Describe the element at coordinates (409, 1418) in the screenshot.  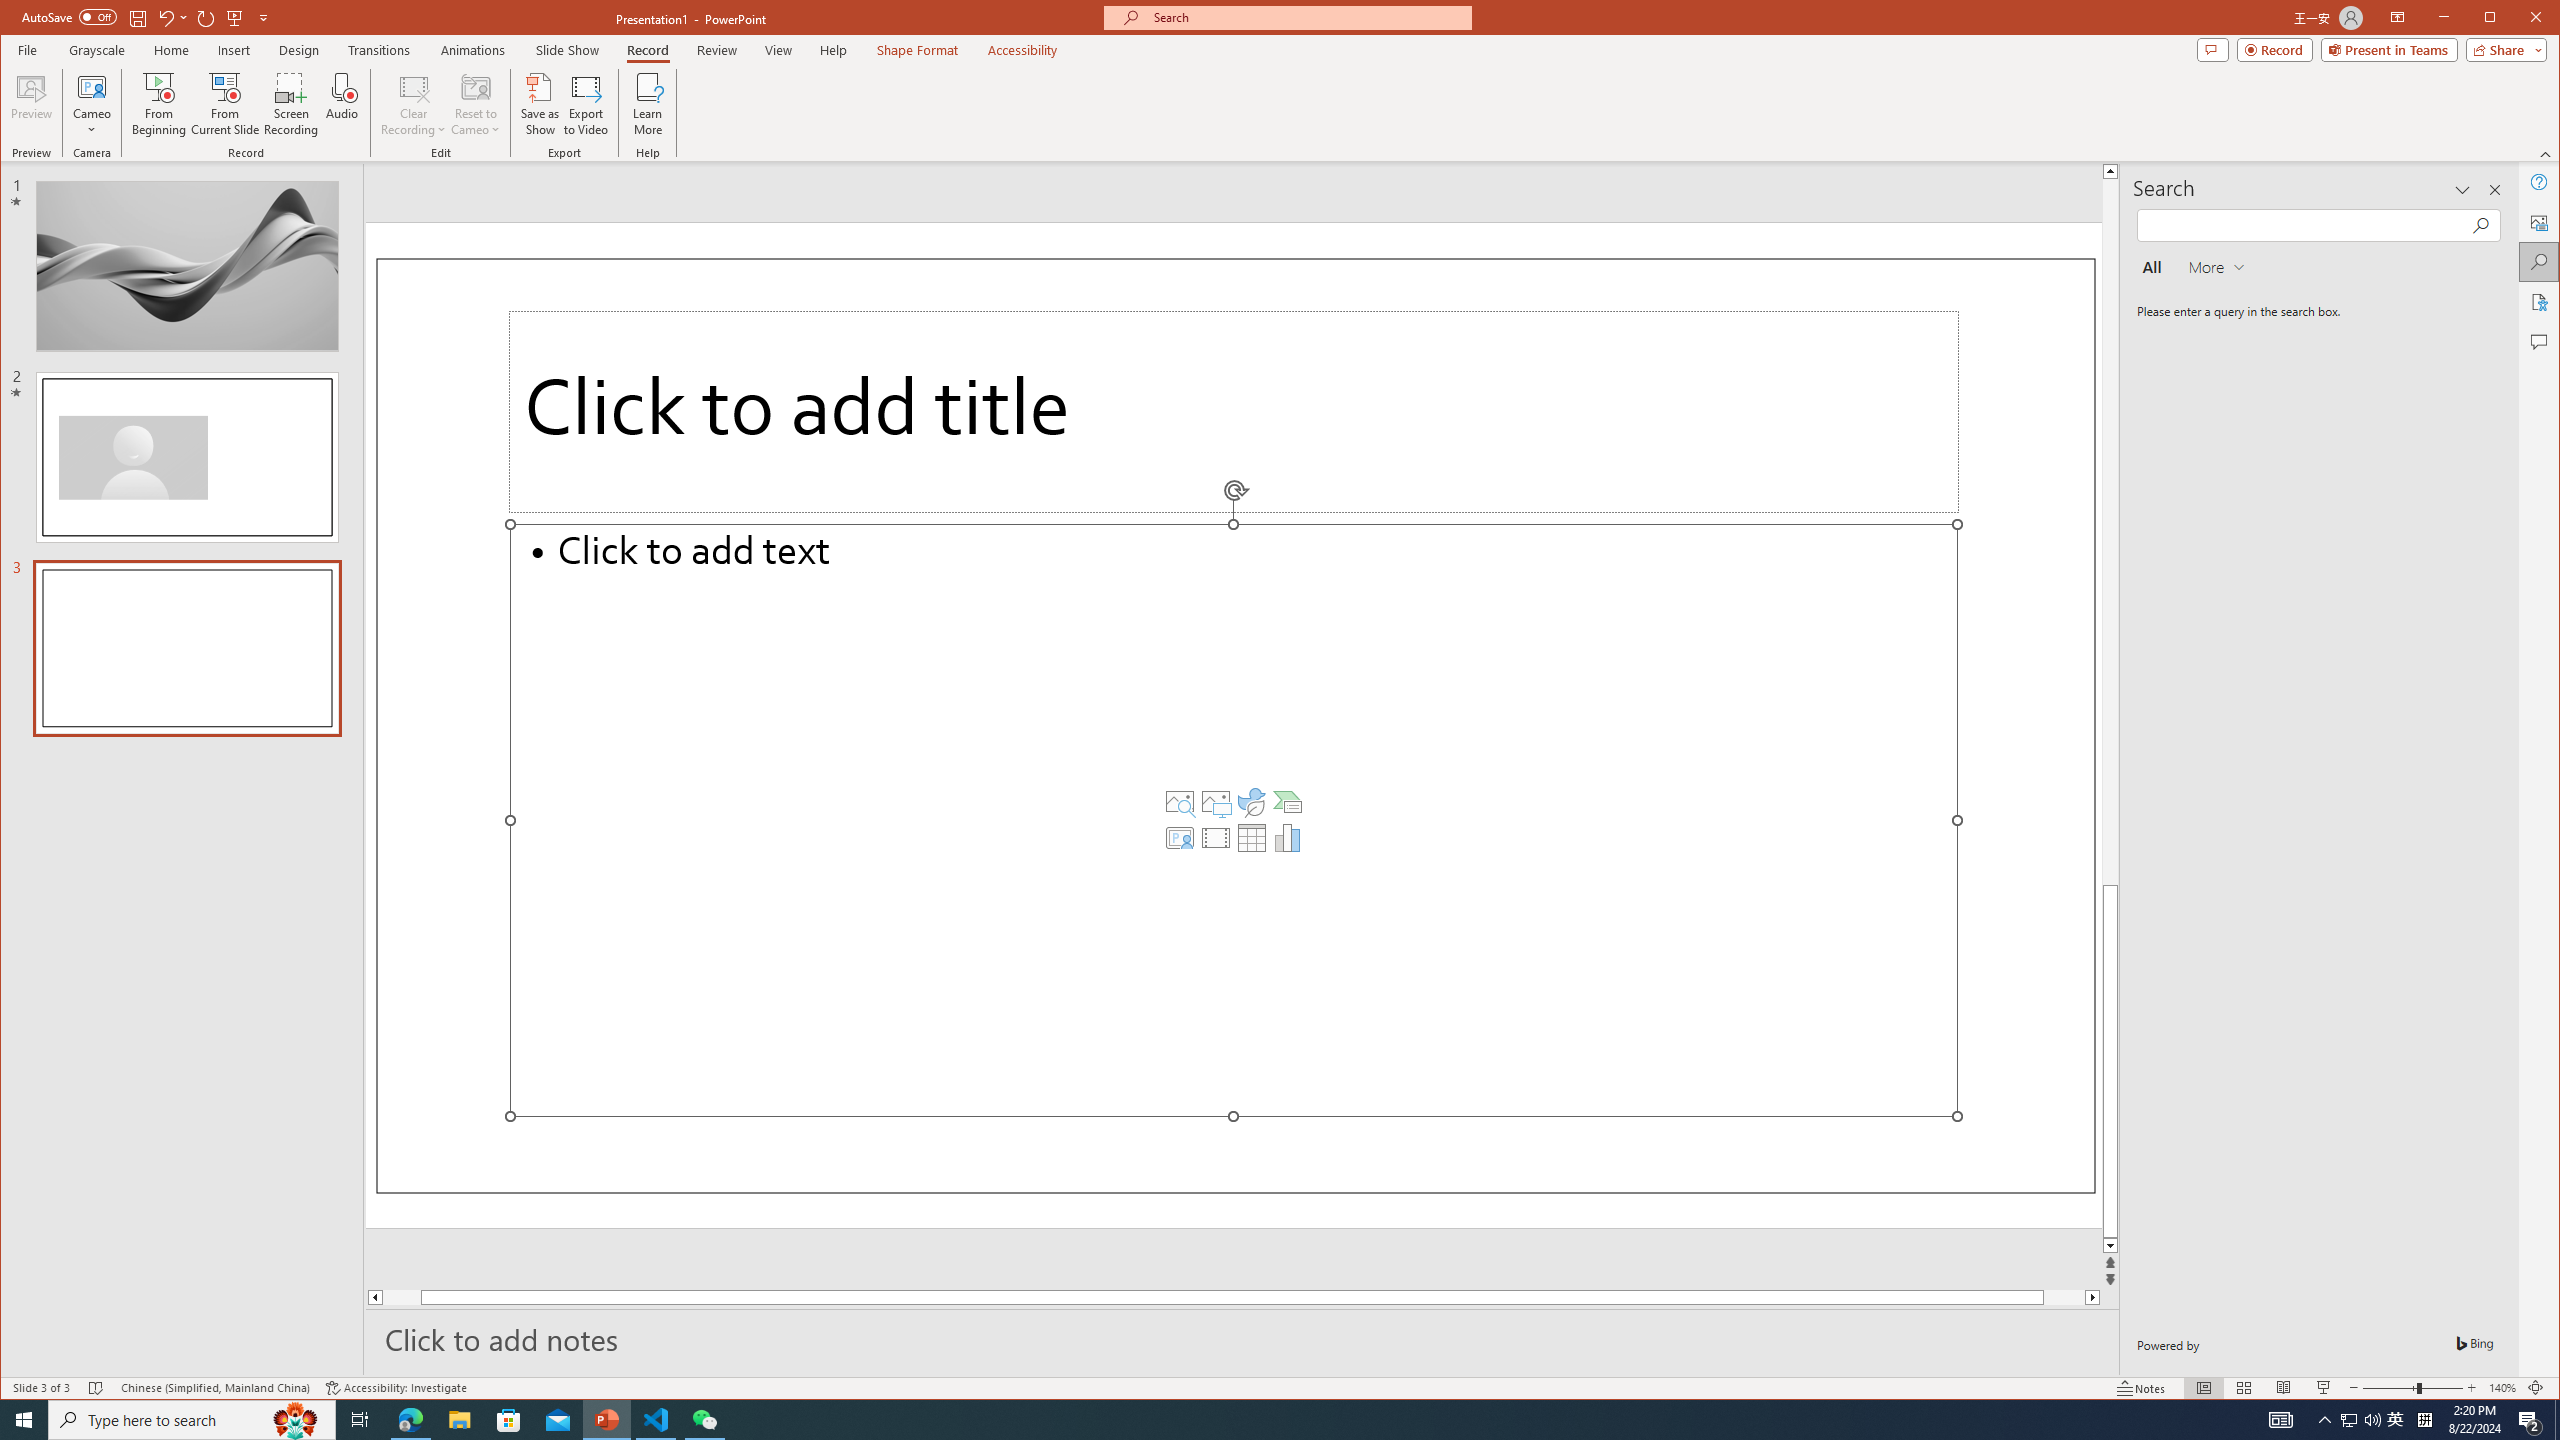
I see `'Microsoft Edge - 1 running window'` at that location.